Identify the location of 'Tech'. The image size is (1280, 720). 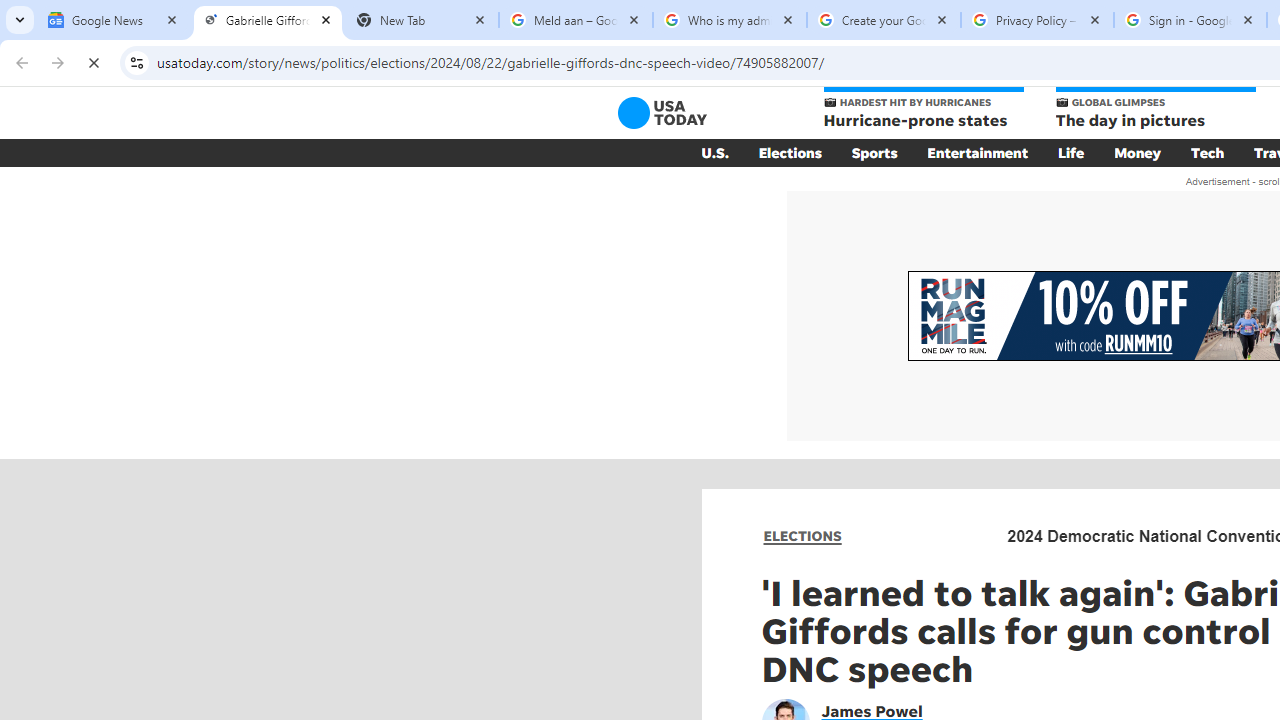
(1206, 152).